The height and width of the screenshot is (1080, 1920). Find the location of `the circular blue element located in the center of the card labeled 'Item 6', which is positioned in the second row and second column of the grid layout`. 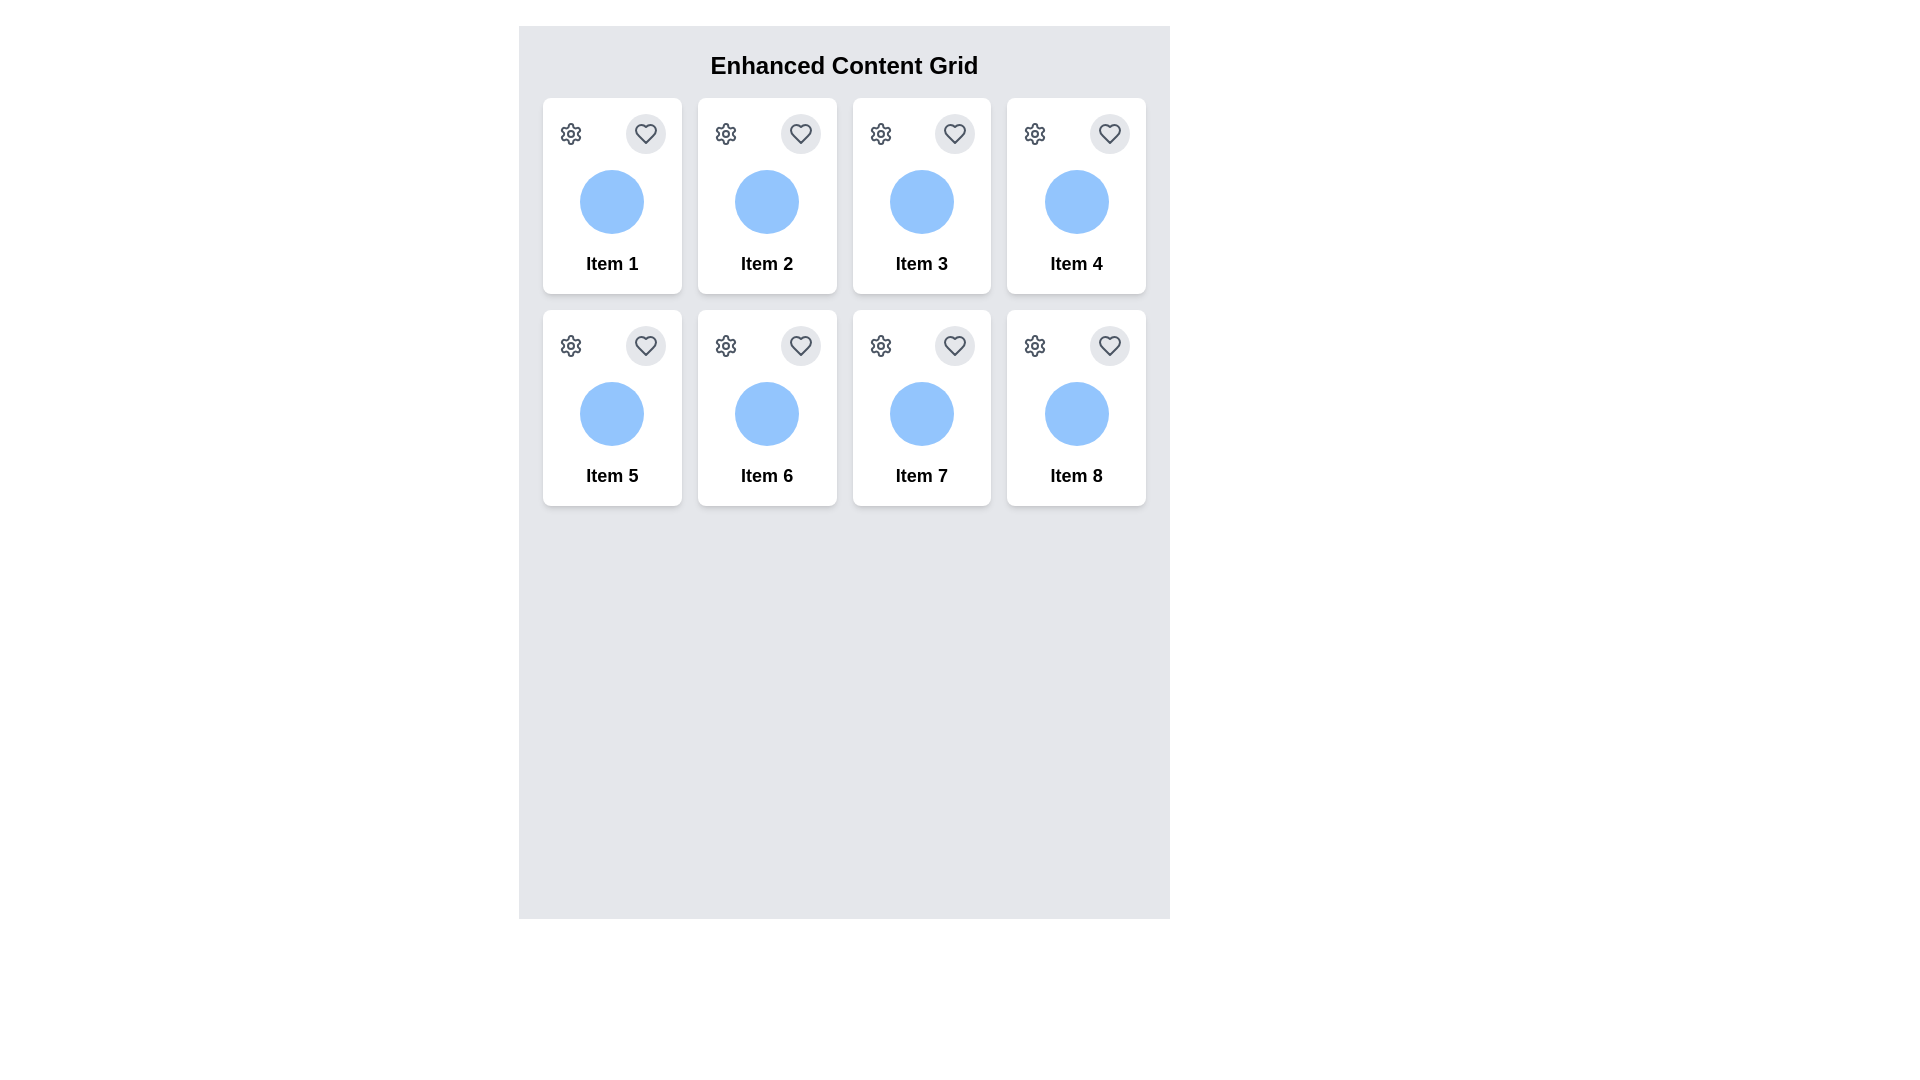

the circular blue element located in the center of the card labeled 'Item 6', which is positioned in the second row and second column of the grid layout is located at coordinates (766, 412).